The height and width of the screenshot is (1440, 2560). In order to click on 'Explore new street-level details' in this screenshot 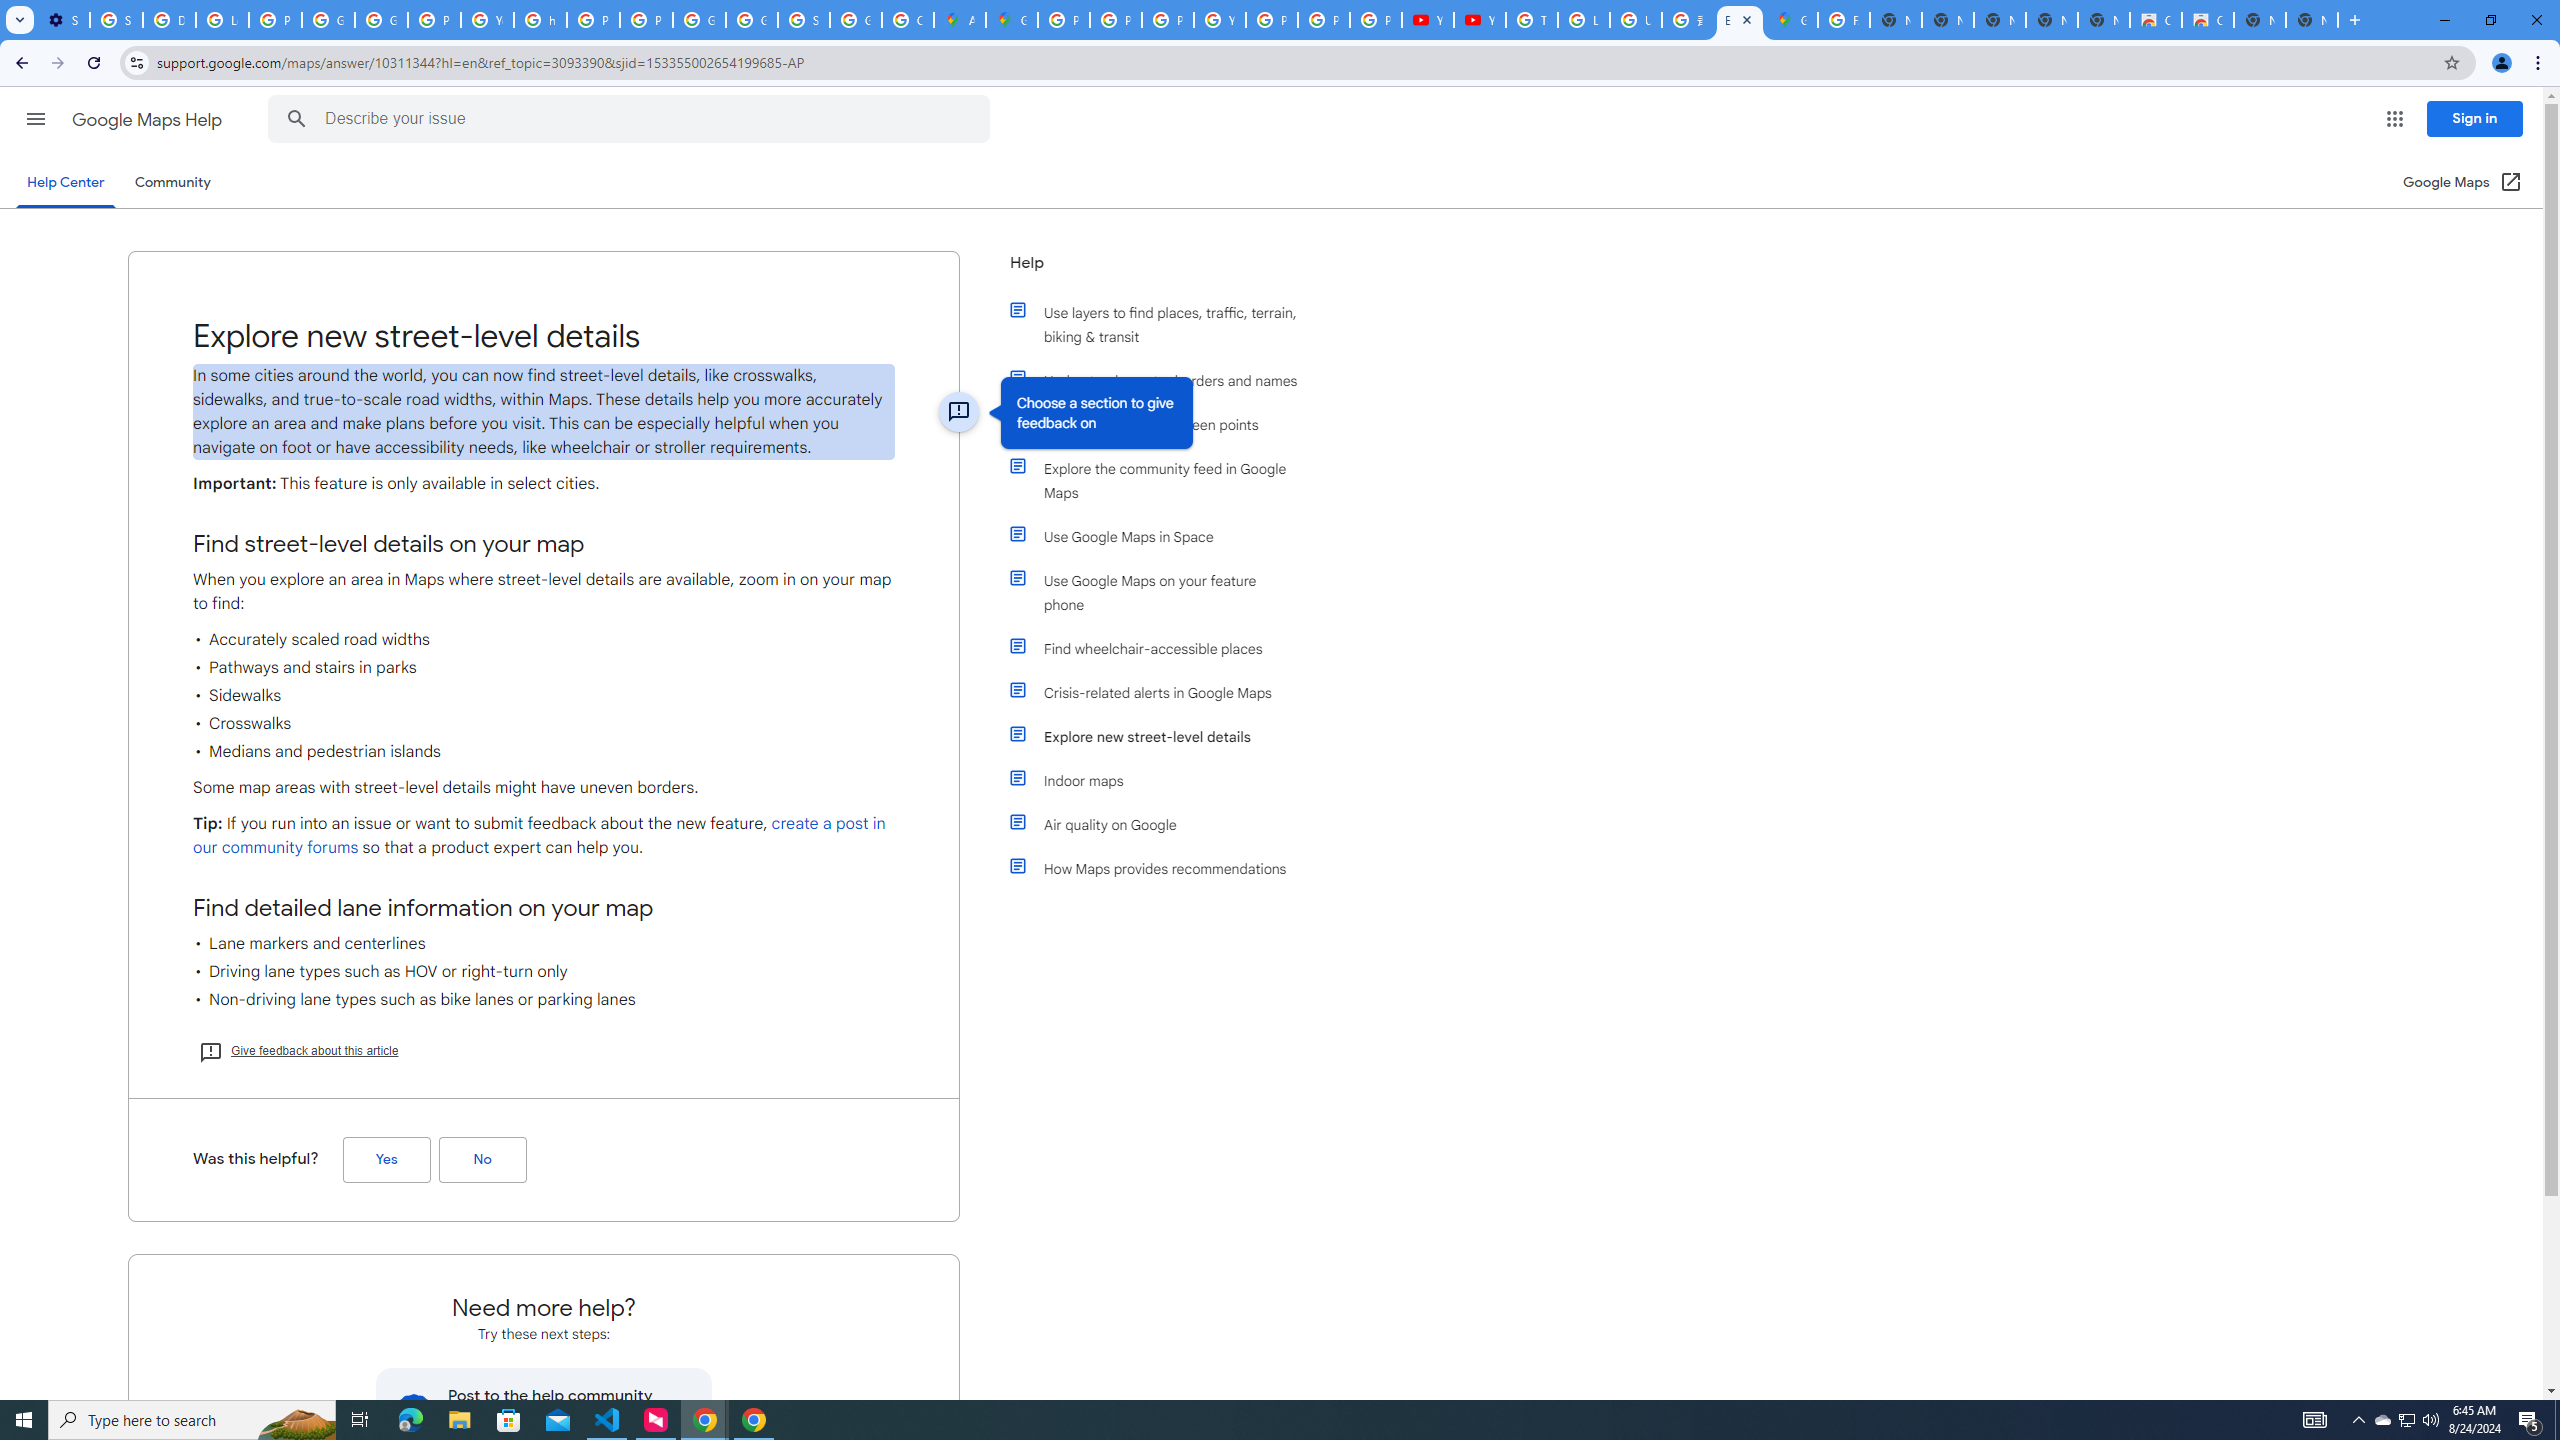, I will do `click(1162, 736)`.